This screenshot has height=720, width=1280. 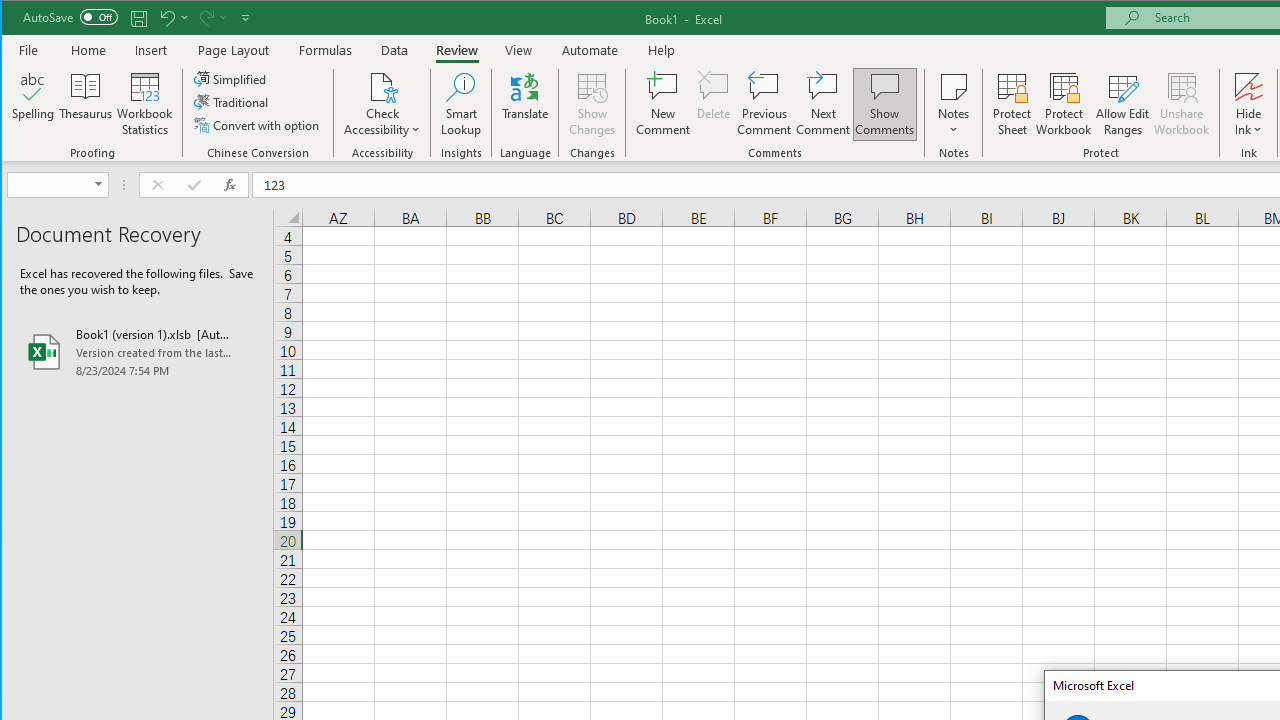 I want to click on 'Check Accessibility', so click(x=382, y=104).